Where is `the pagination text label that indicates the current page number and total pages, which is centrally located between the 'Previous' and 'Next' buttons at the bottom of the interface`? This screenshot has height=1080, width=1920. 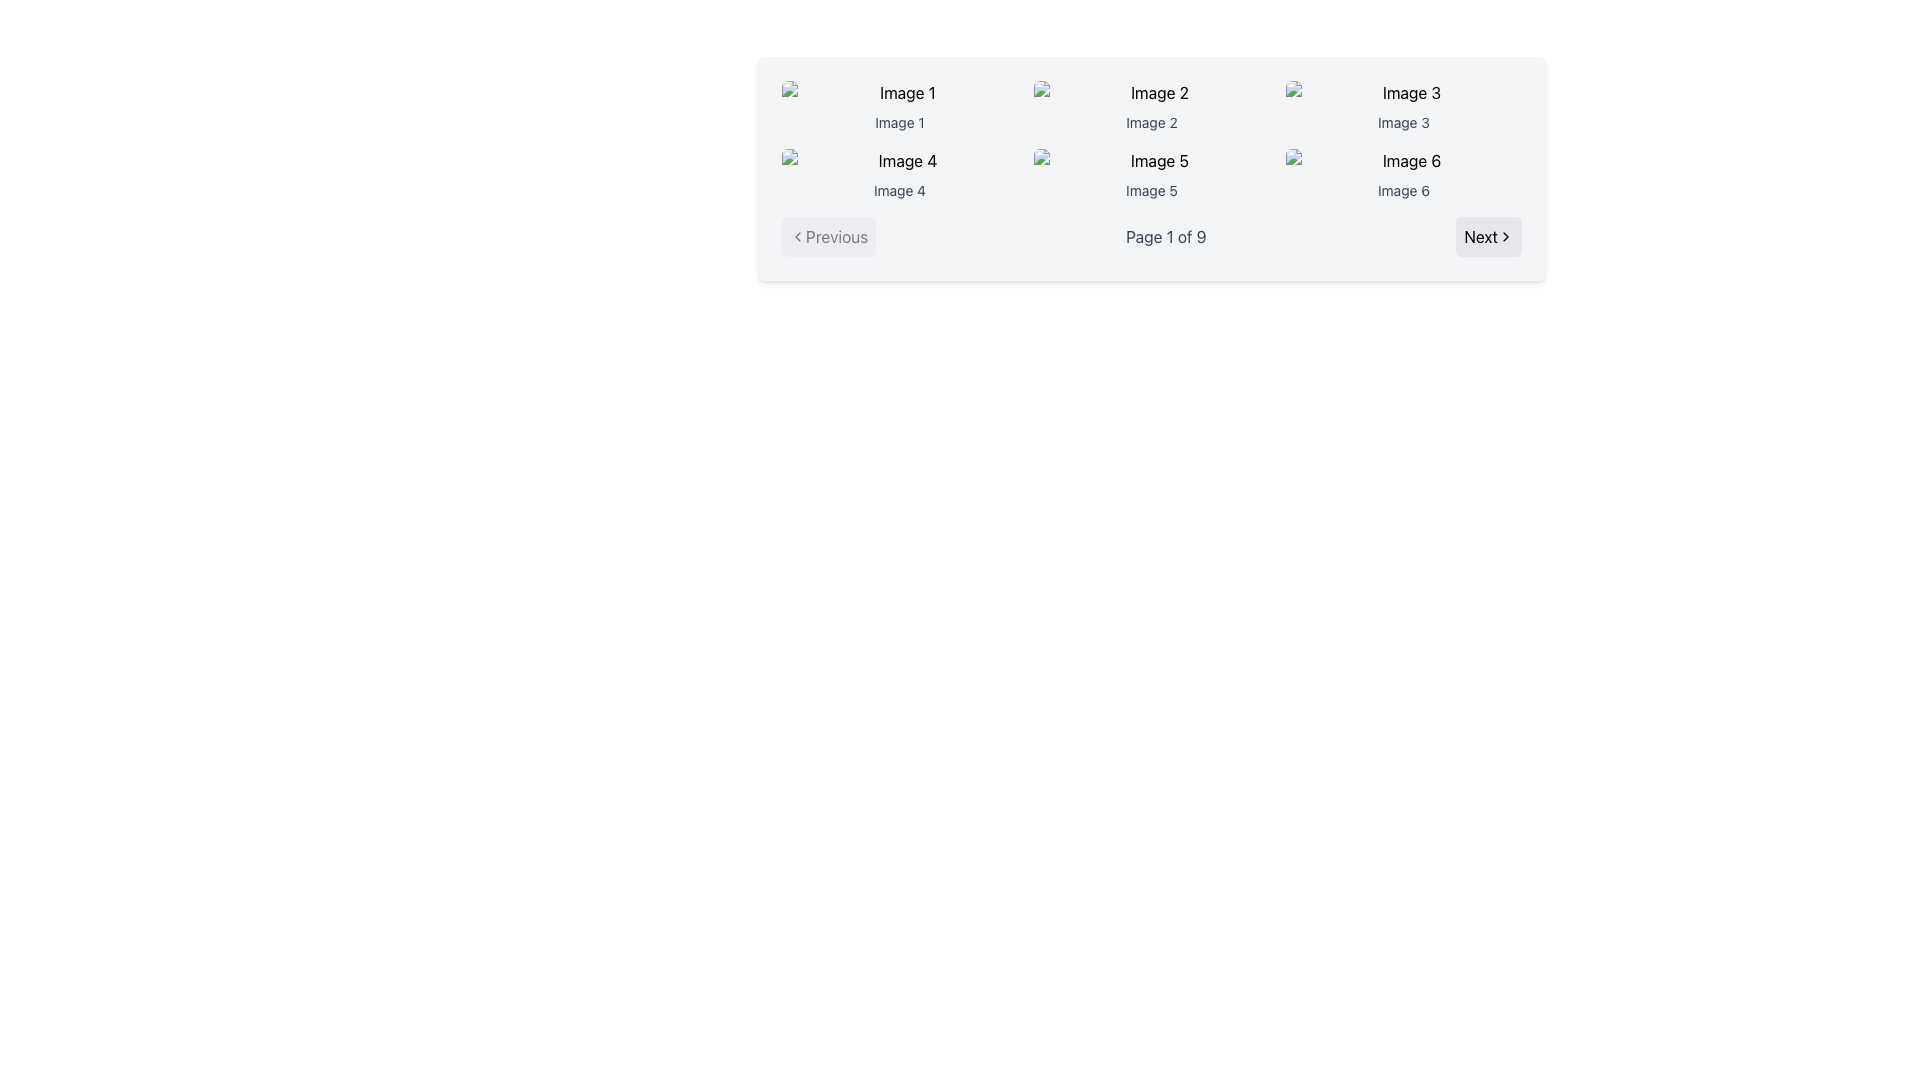 the pagination text label that indicates the current page number and total pages, which is centrally located between the 'Previous' and 'Next' buttons at the bottom of the interface is located at coordinates (1166, 235).